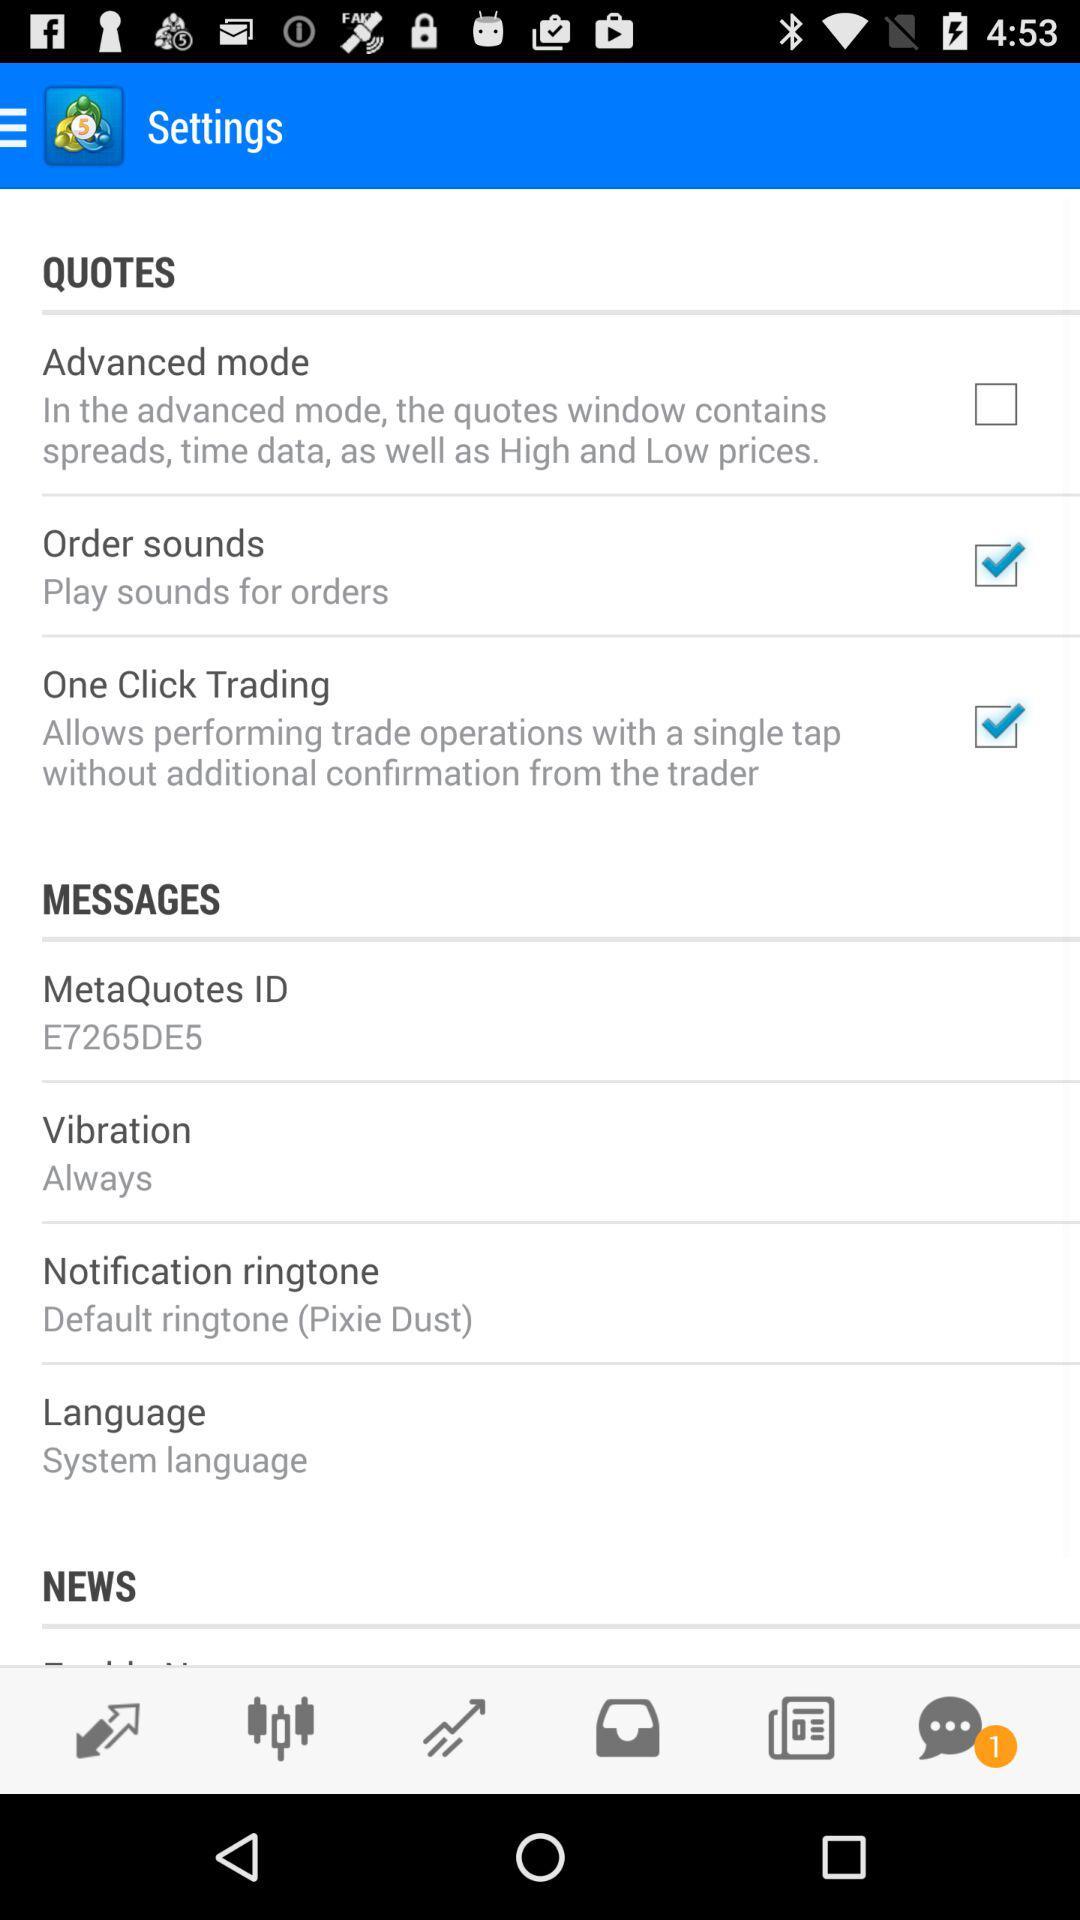 The width and height of the screenshot is (1080, 1920). Describe the element at coordinates (949, 1727) in the screenshot. I see `a conversation button meaning some chat notification` at that location.